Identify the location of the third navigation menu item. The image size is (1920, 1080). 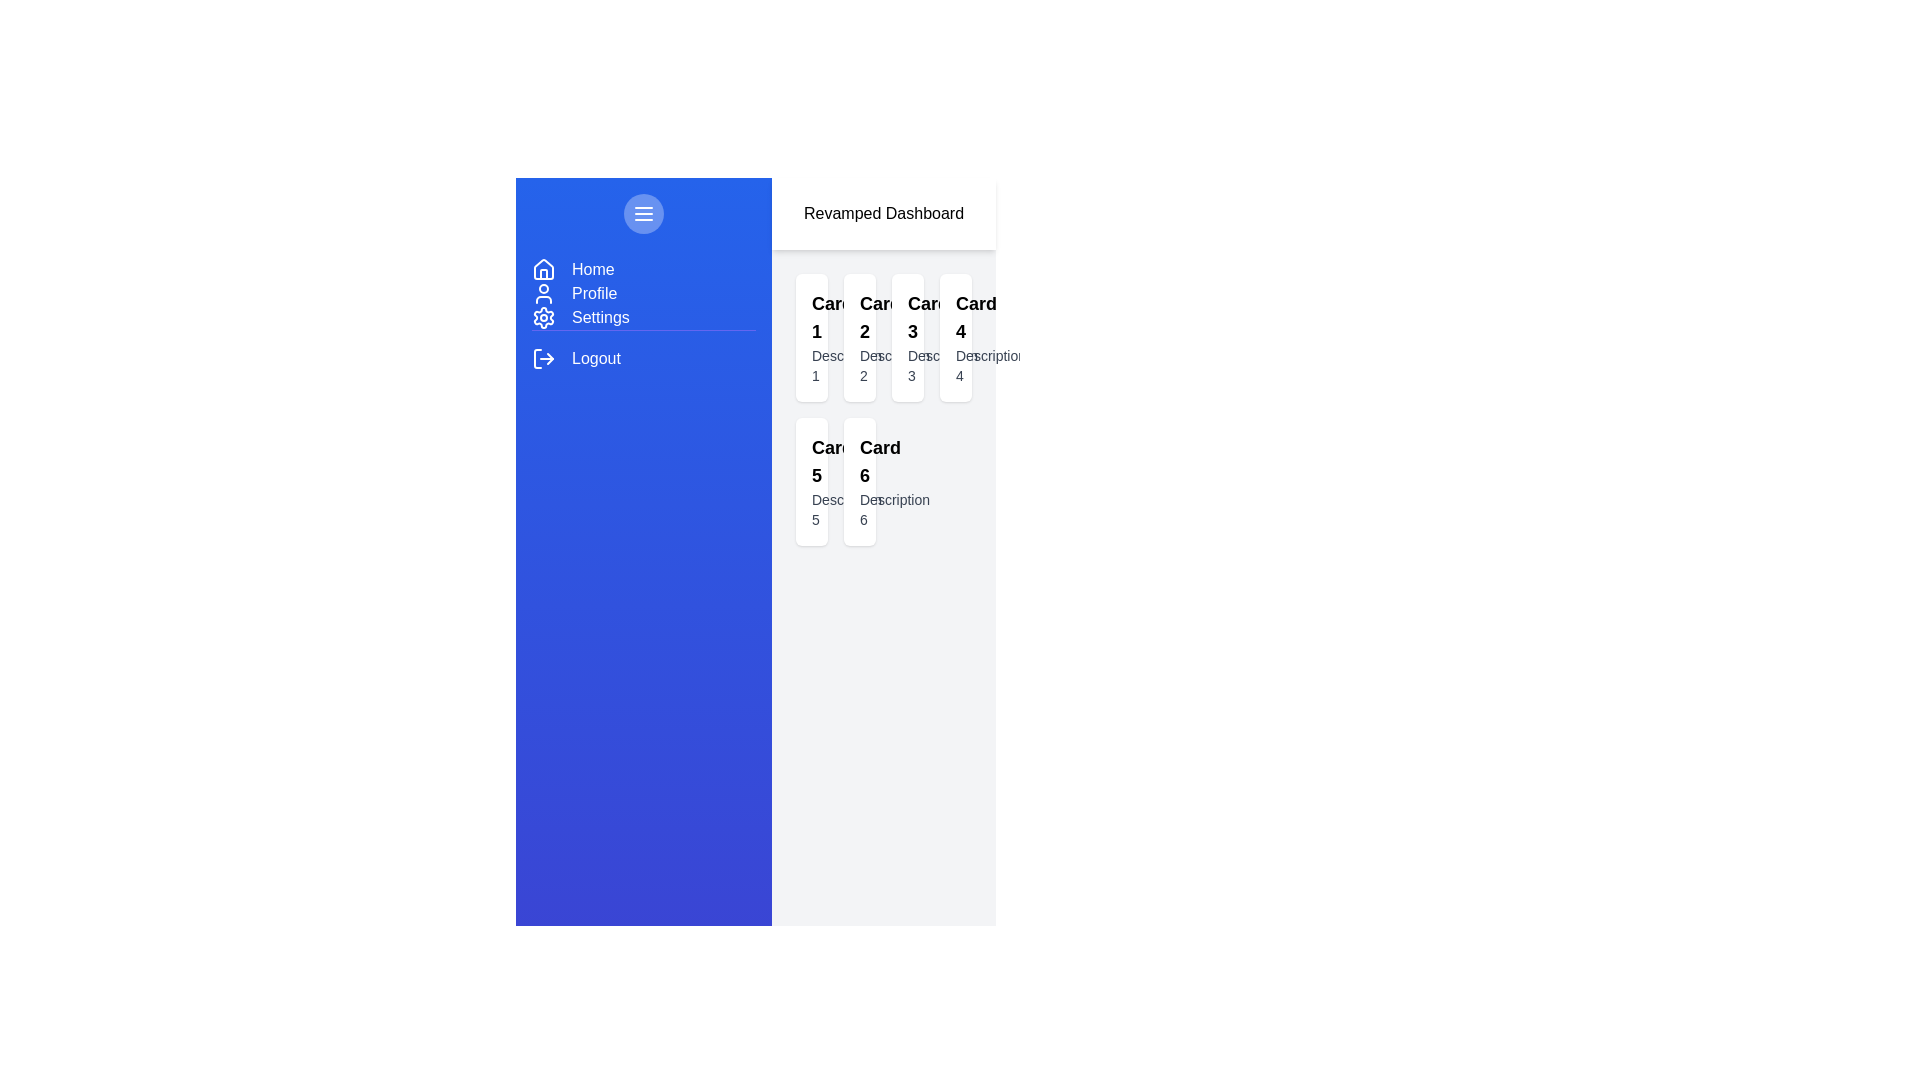
(643, 316).